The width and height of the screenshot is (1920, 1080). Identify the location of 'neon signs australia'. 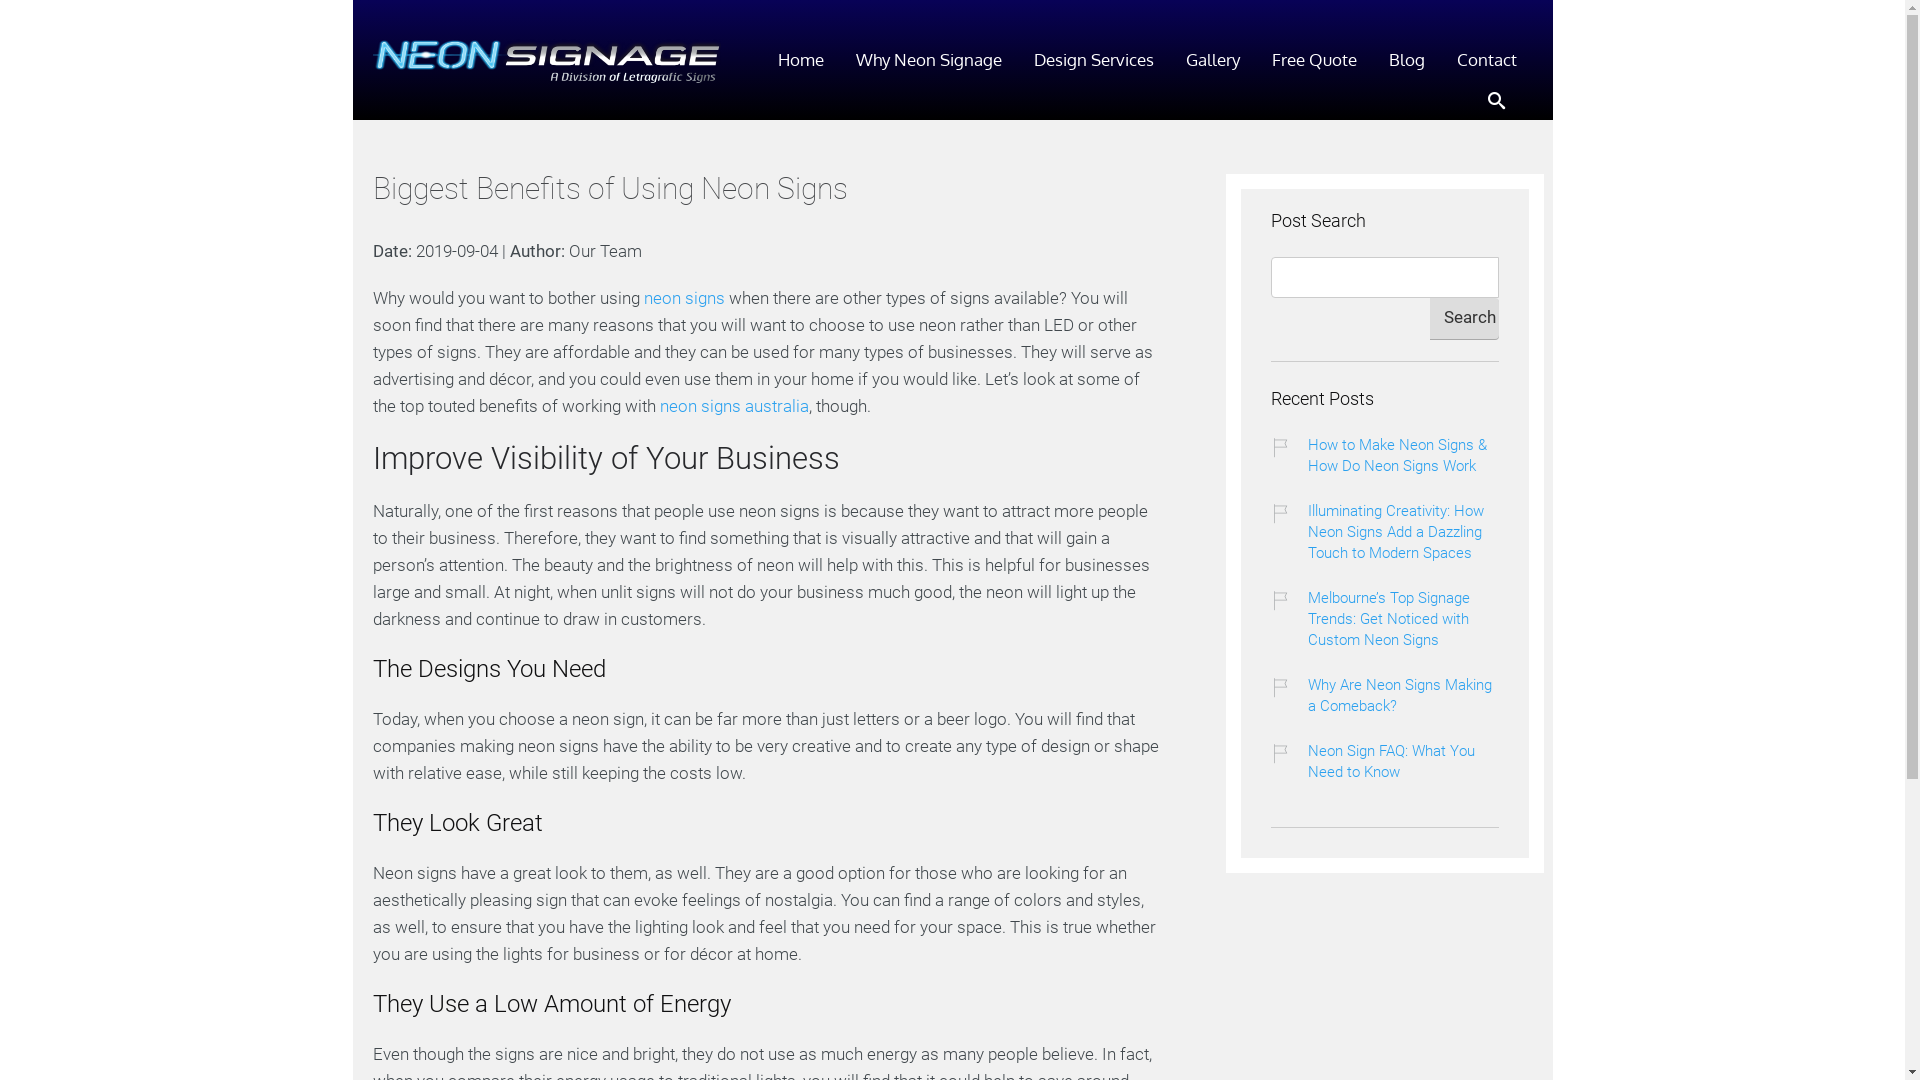
(733, 405).